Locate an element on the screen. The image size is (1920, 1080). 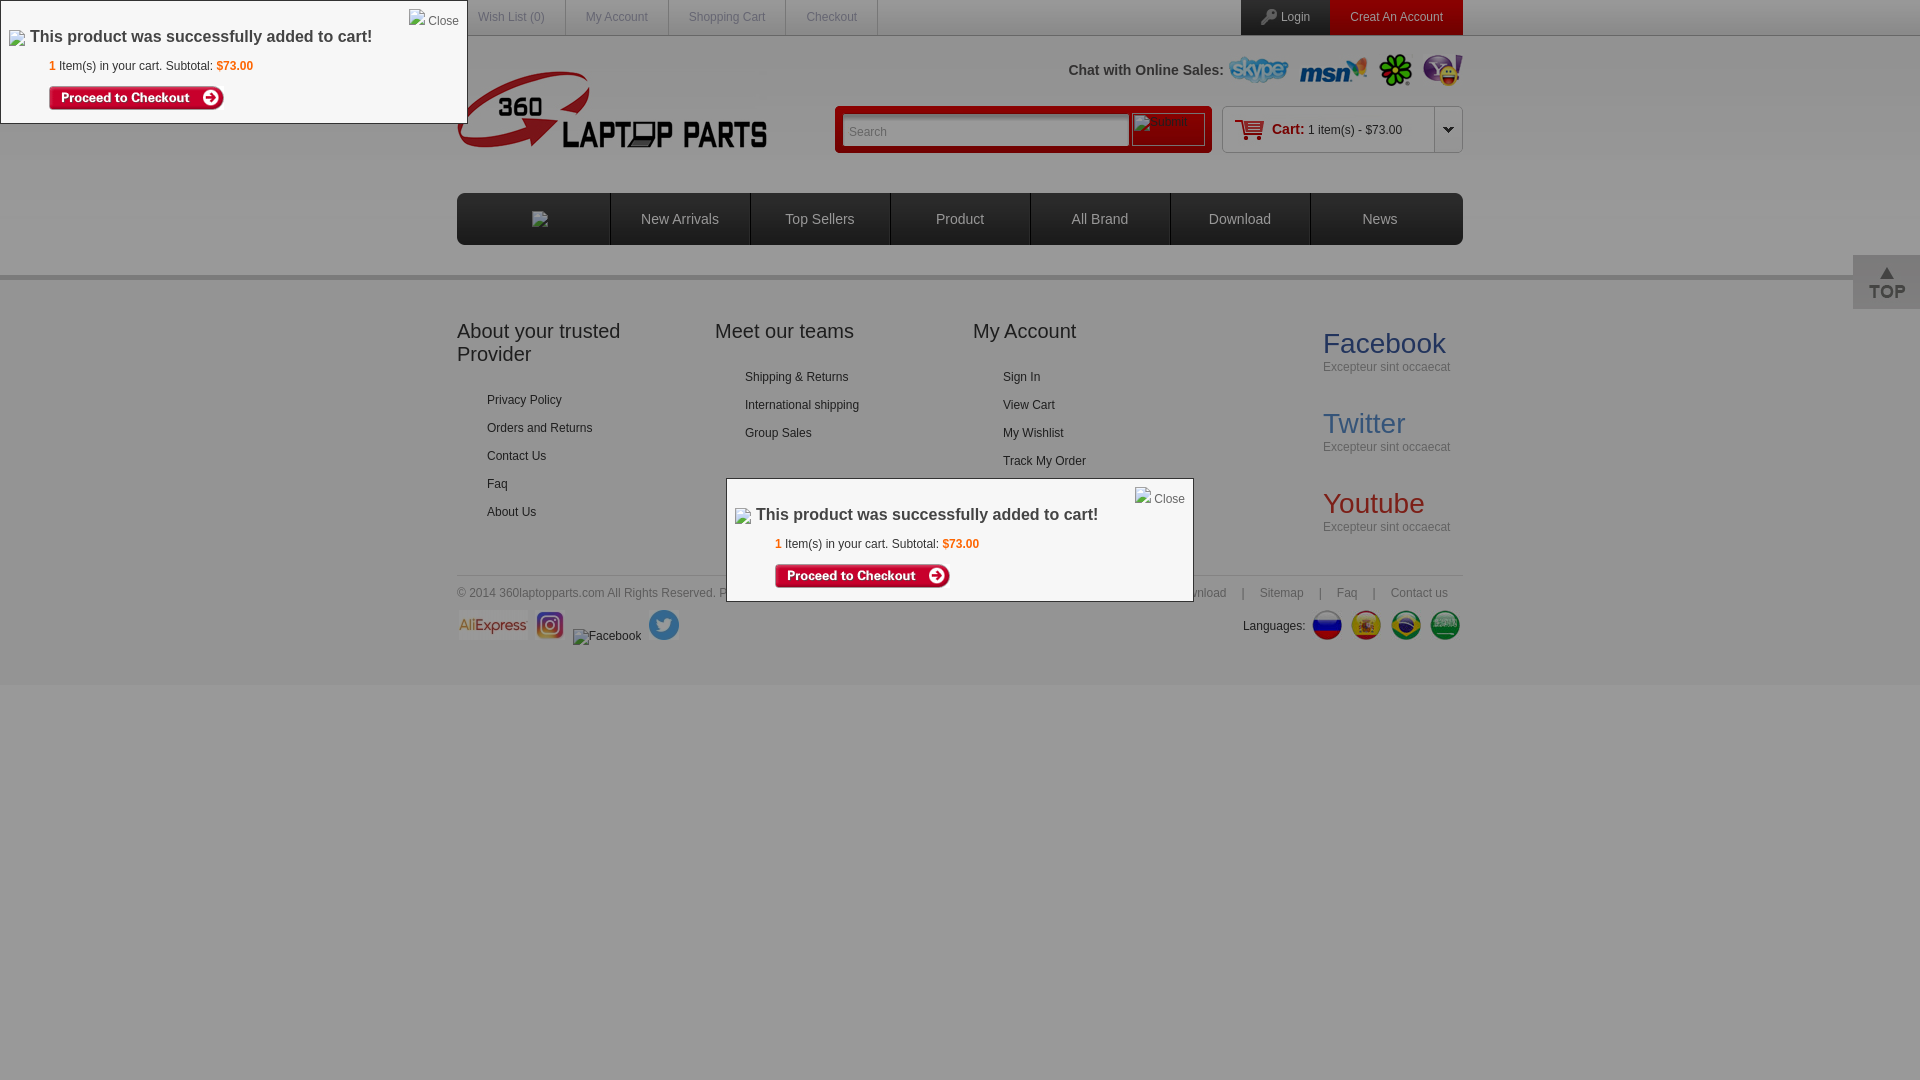
'Faq' is located at coordinates (1321, 592).